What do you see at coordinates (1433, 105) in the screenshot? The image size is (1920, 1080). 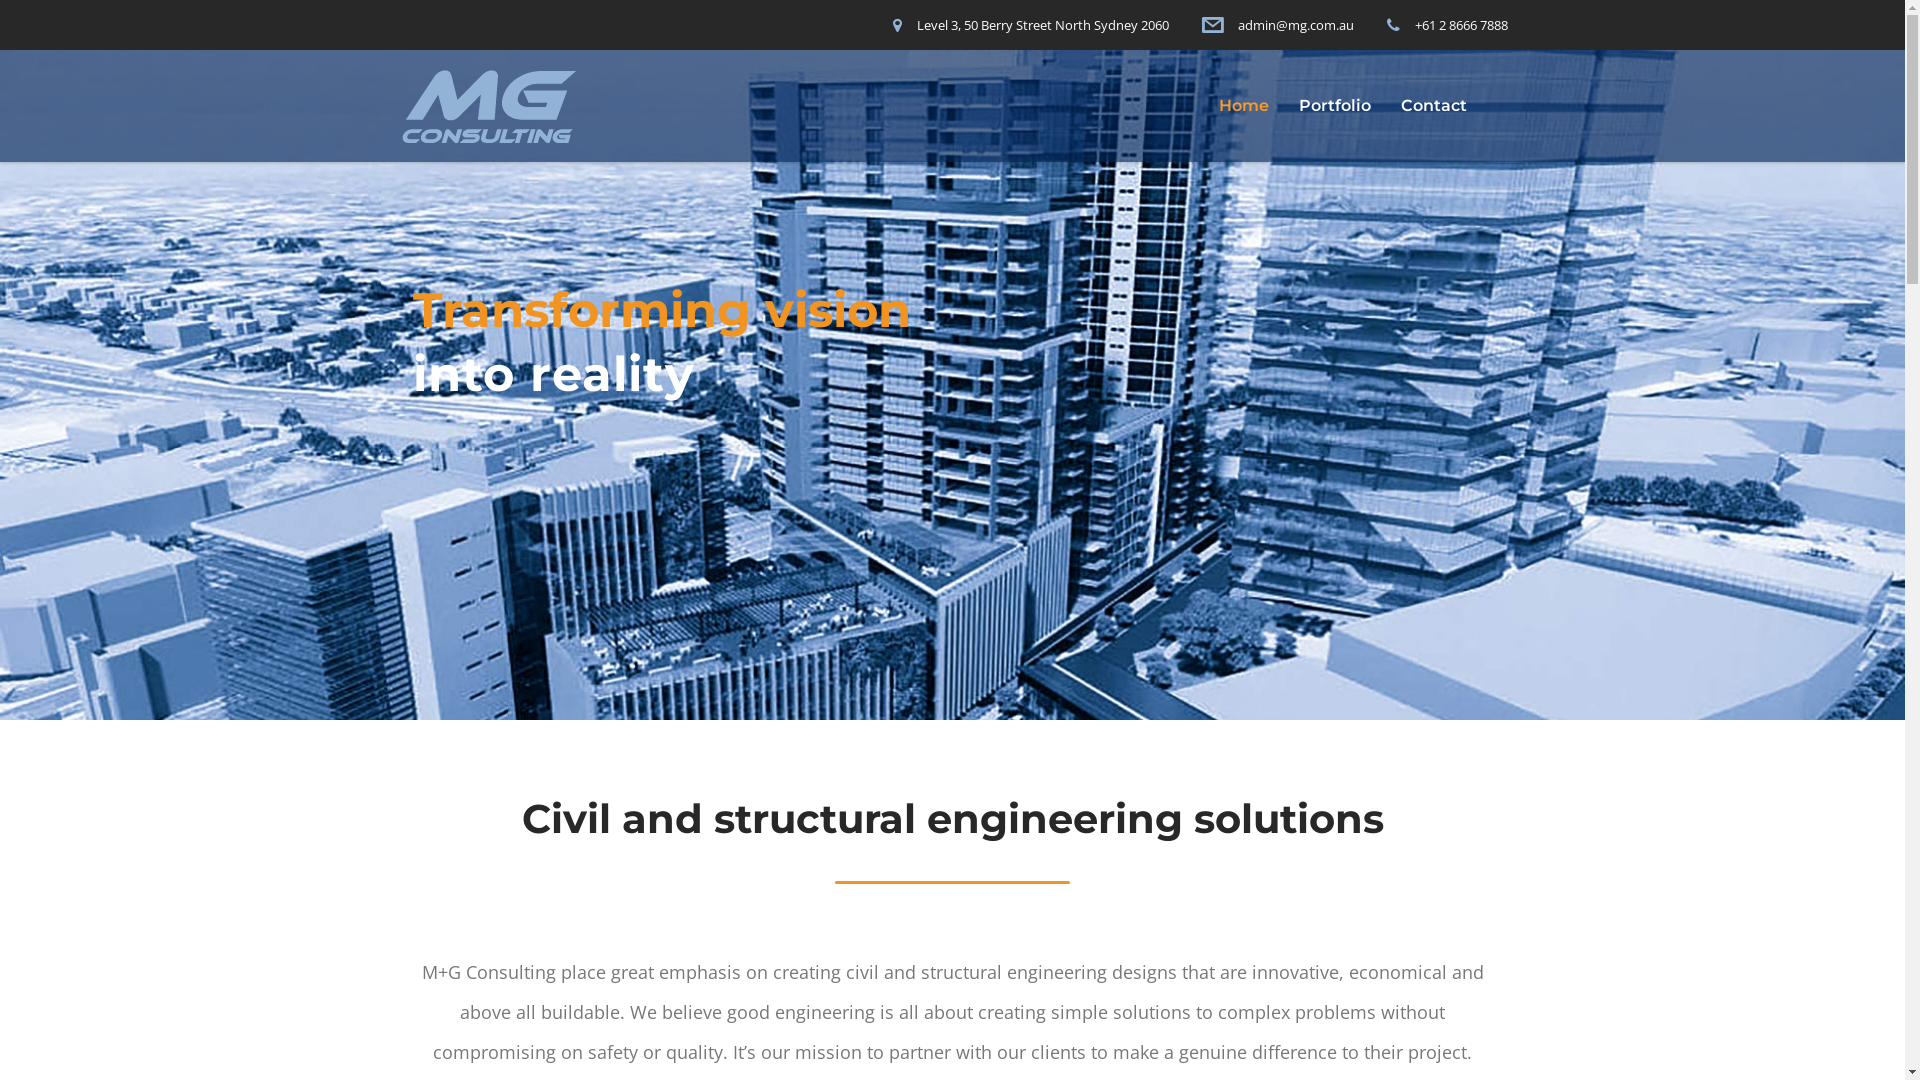 I see `'Contact'` at bounding box center [1433, 105].